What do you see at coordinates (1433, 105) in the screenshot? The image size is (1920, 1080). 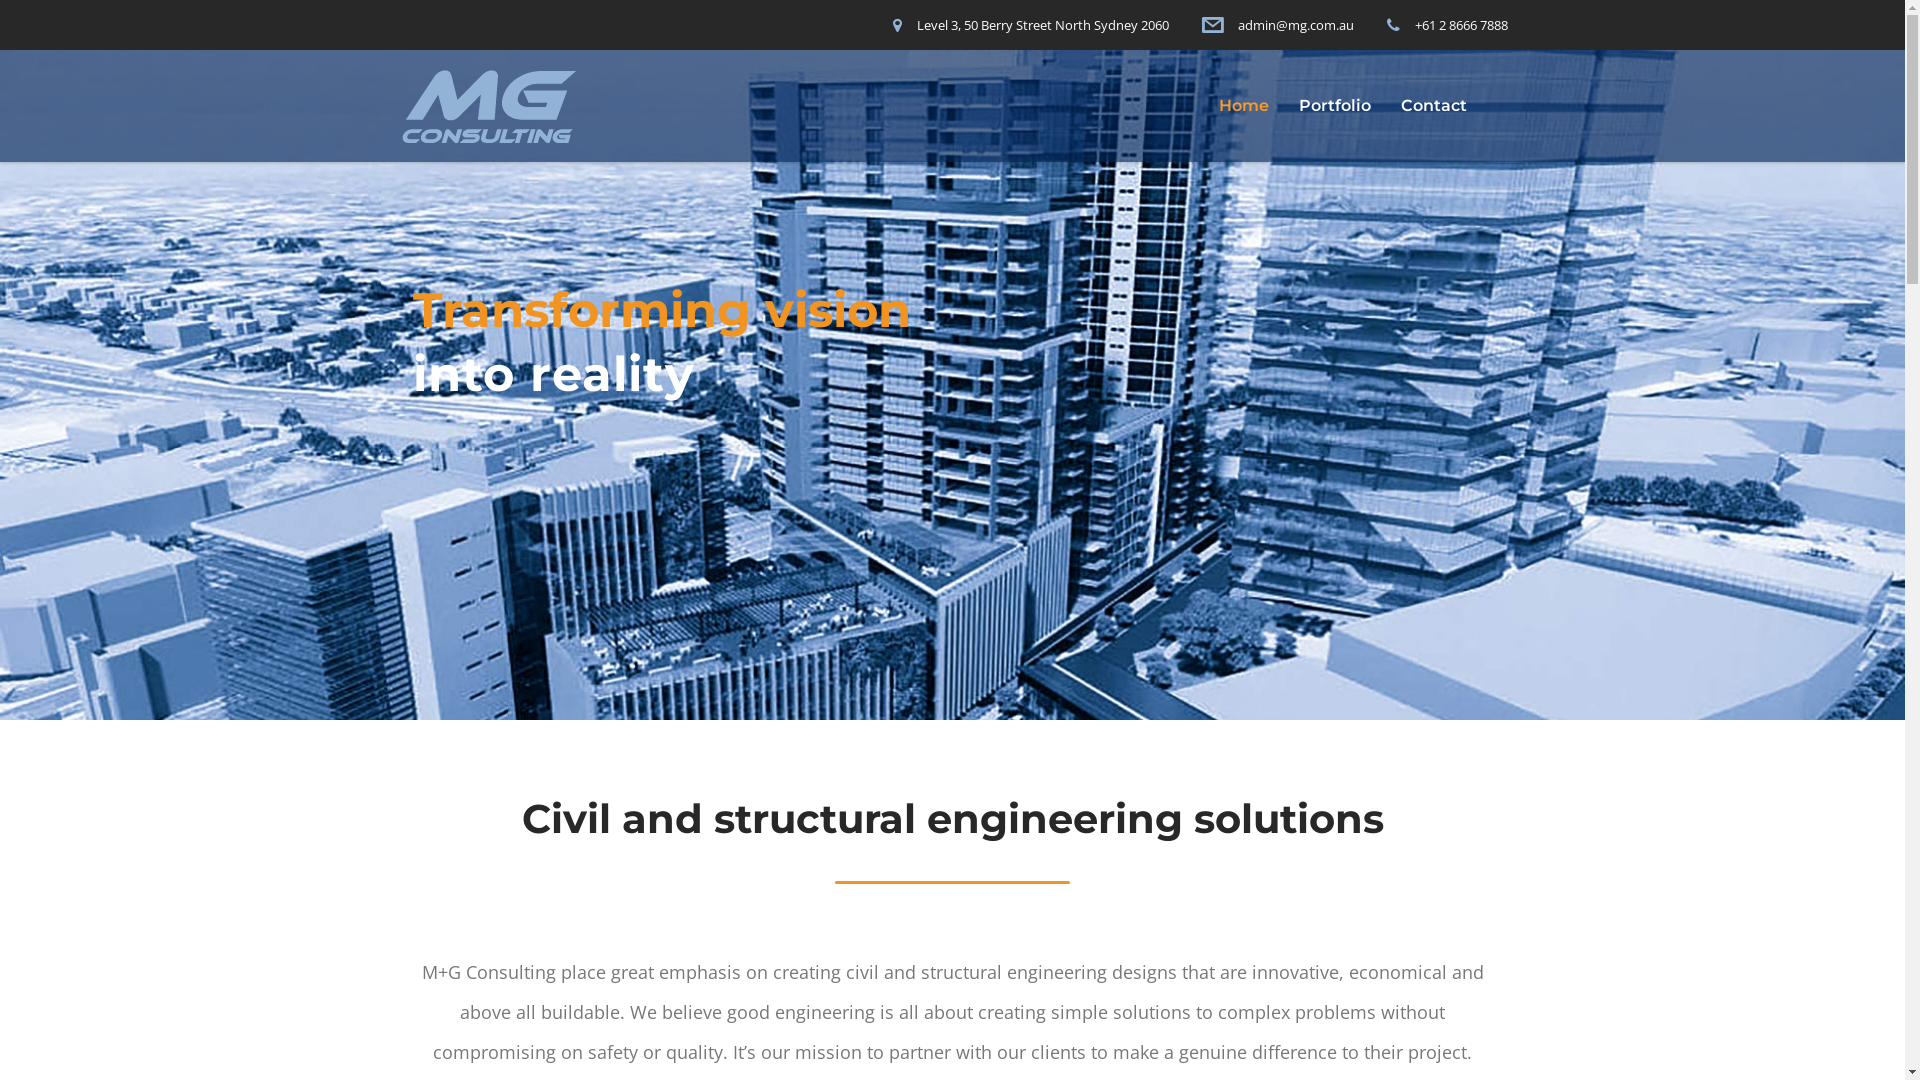 I see `'Contact'` at bounding box center [1433, 105].